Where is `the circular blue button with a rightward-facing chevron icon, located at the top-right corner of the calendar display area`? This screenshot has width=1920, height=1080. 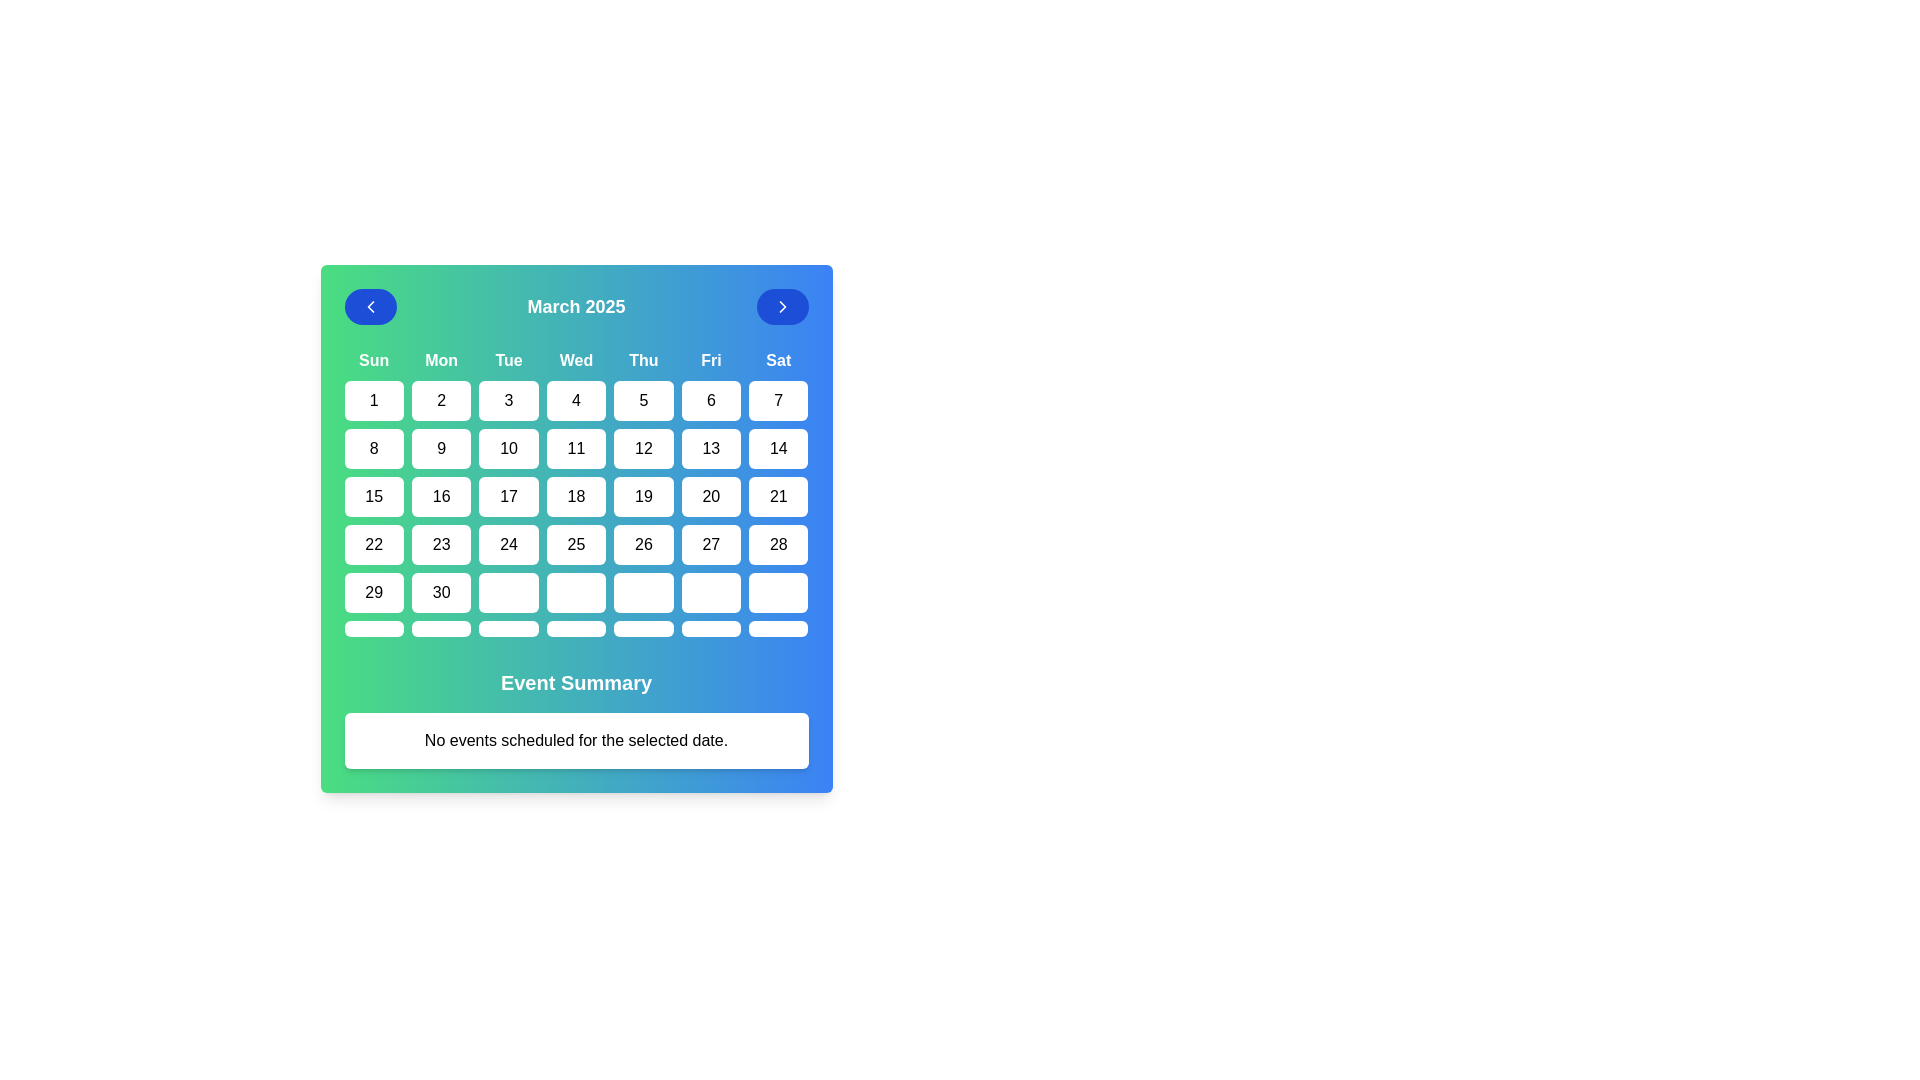
the circular blue button with a rightward-facing chevron icon, located at the top-right corner of the calendar display area is located at coordinates (781, 307).